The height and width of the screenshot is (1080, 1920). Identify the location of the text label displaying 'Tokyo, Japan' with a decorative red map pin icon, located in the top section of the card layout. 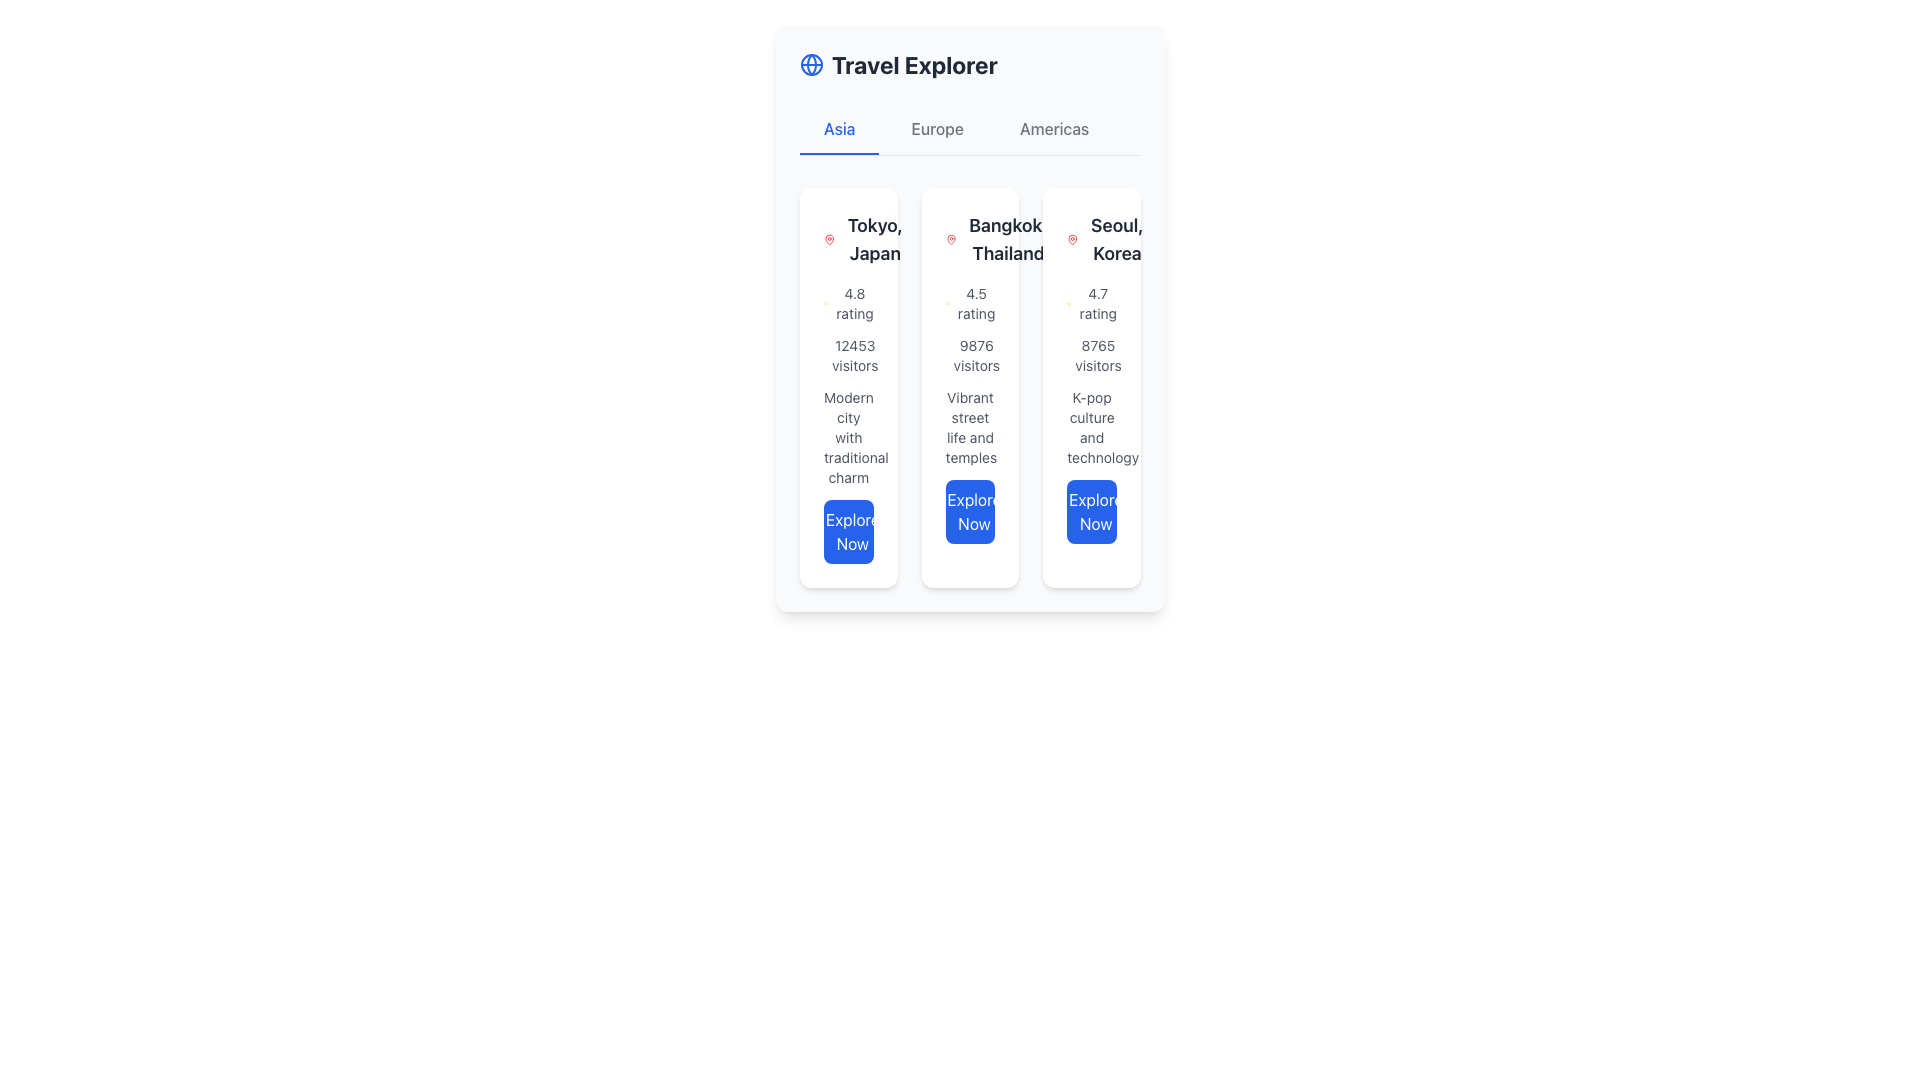
(848, 238).